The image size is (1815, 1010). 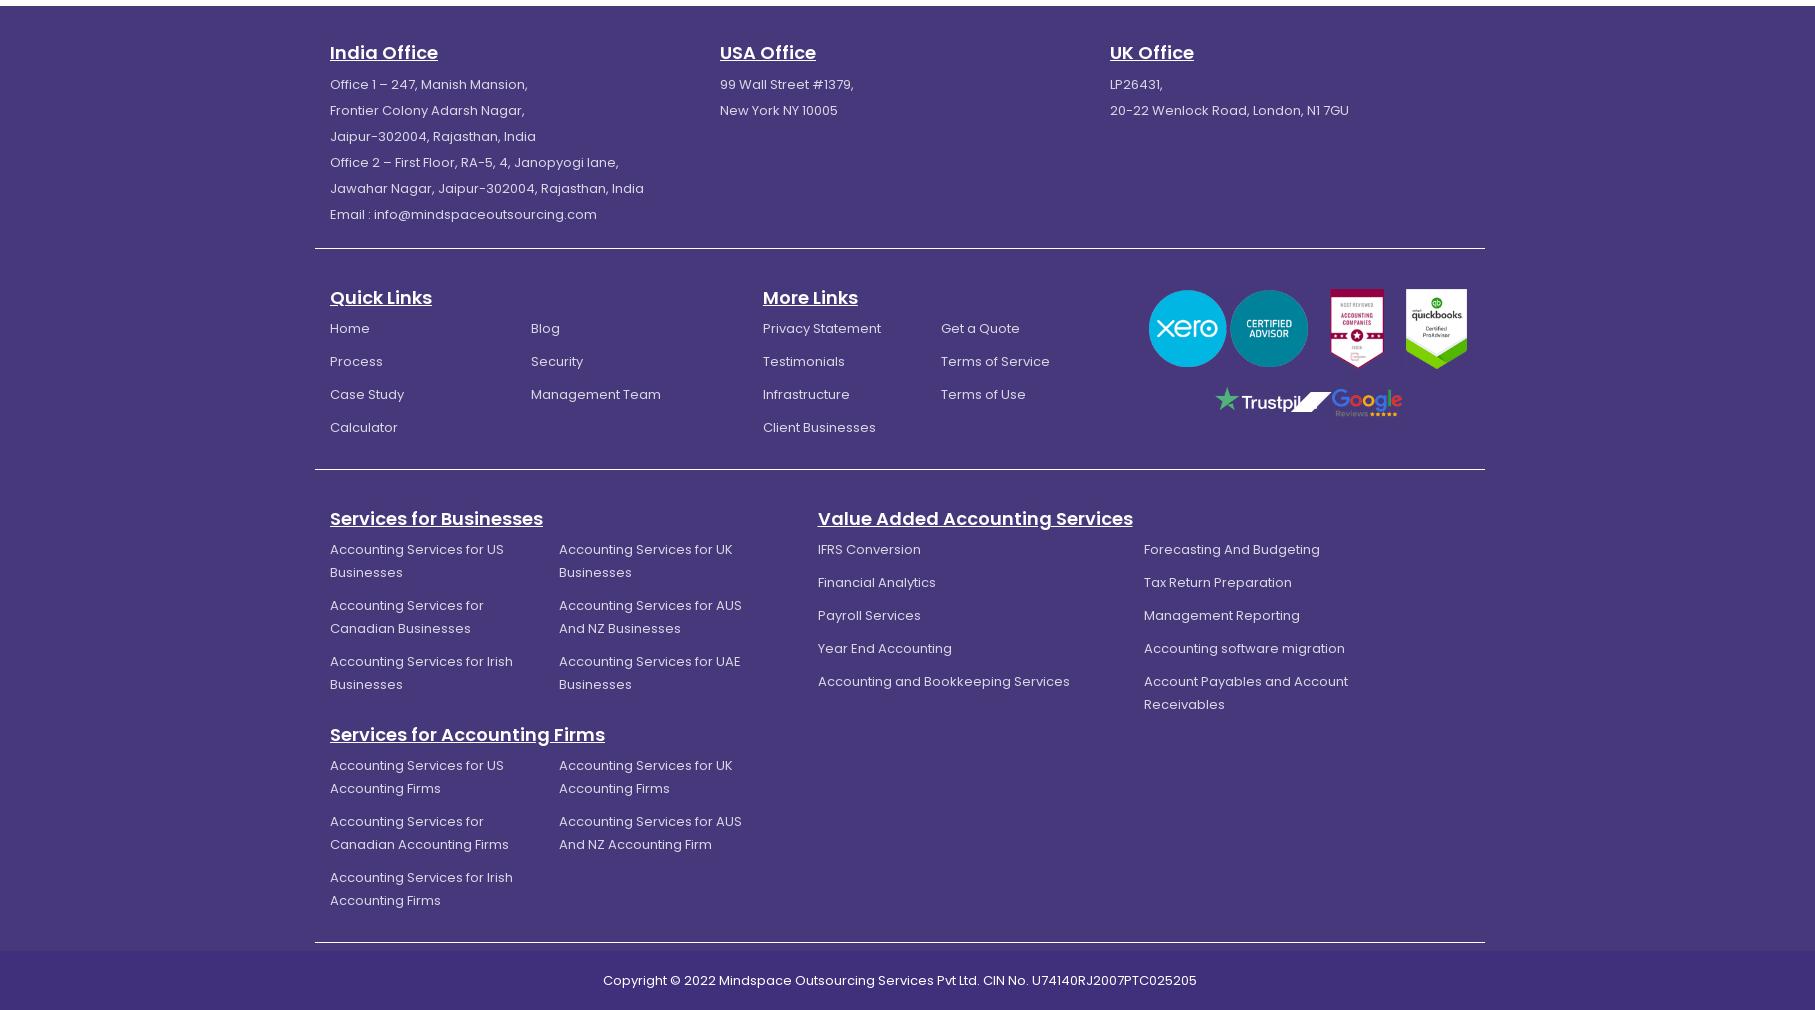 I want to click on 'Infrastructure', so click(x=805, y=393).